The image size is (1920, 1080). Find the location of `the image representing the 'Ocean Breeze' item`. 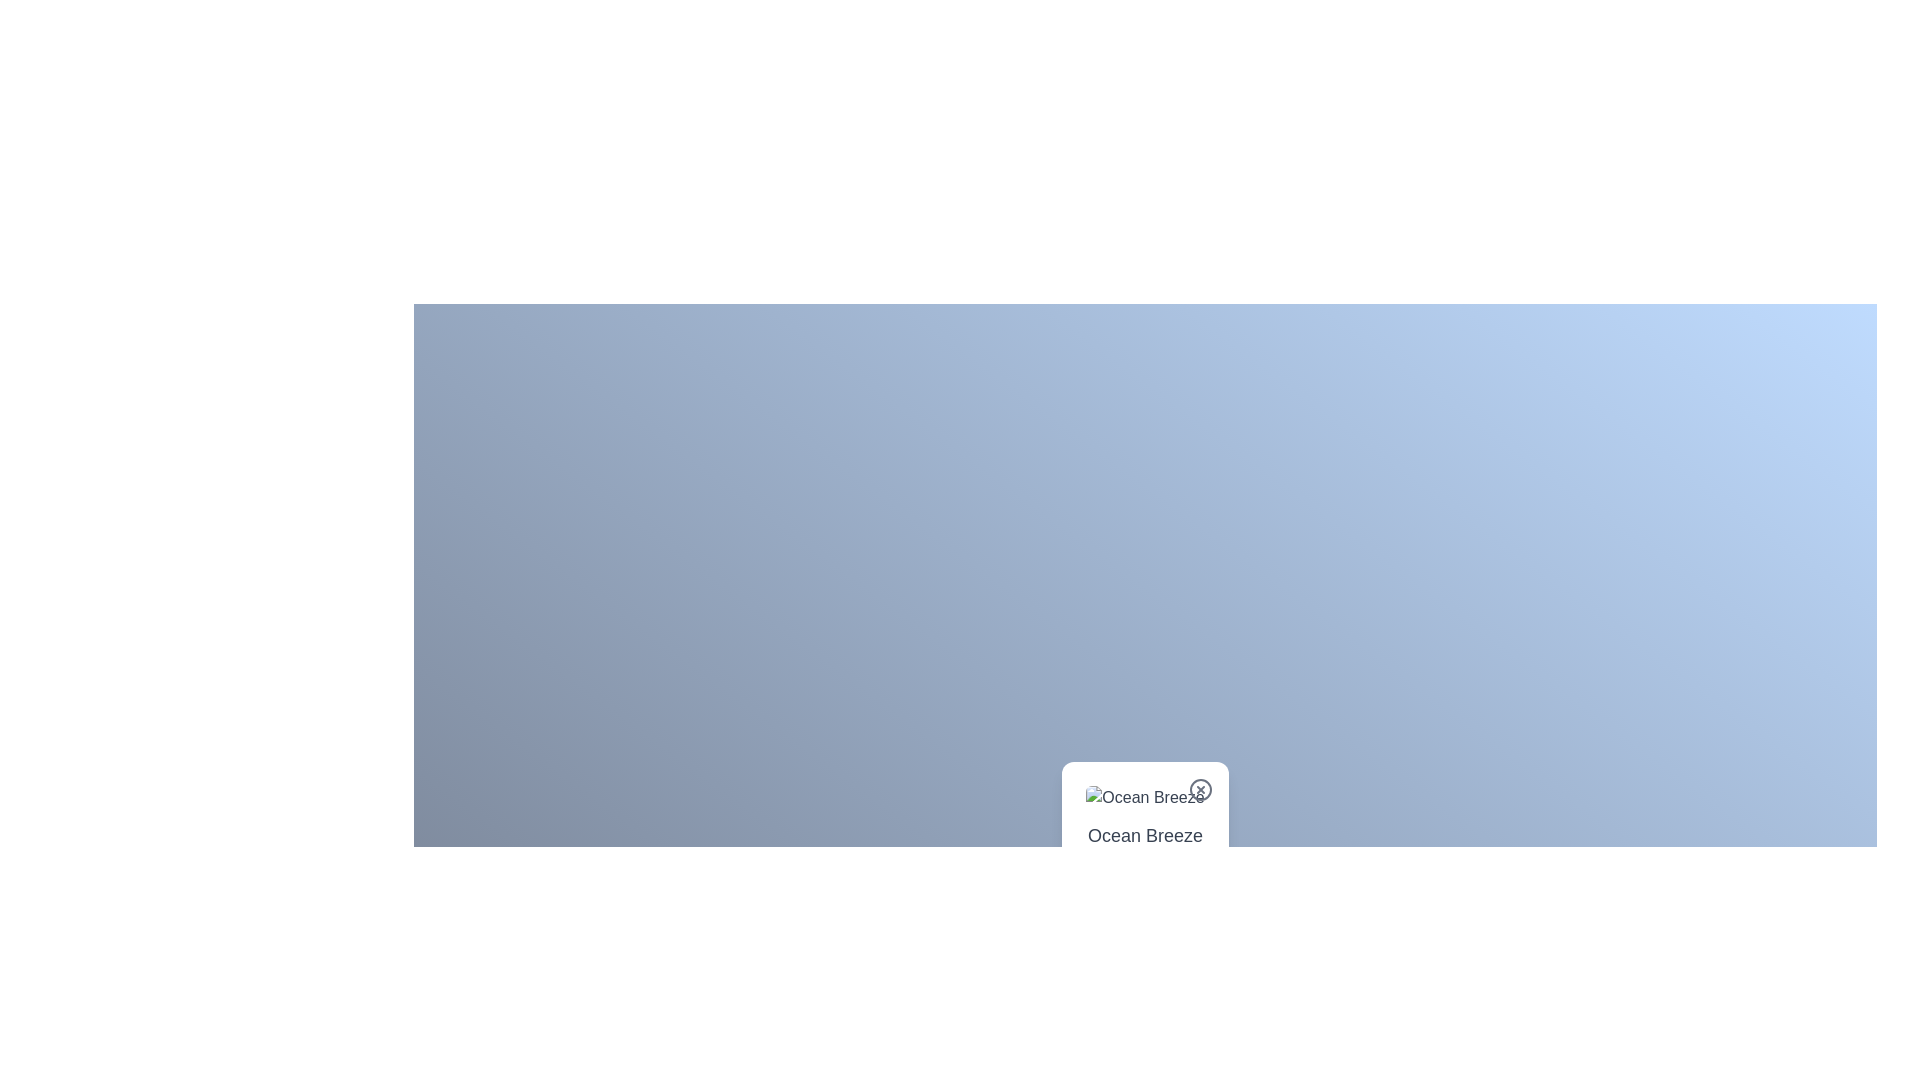

the image representing the 'Ocean Breeze' item is located at coordinates (1145, 797).